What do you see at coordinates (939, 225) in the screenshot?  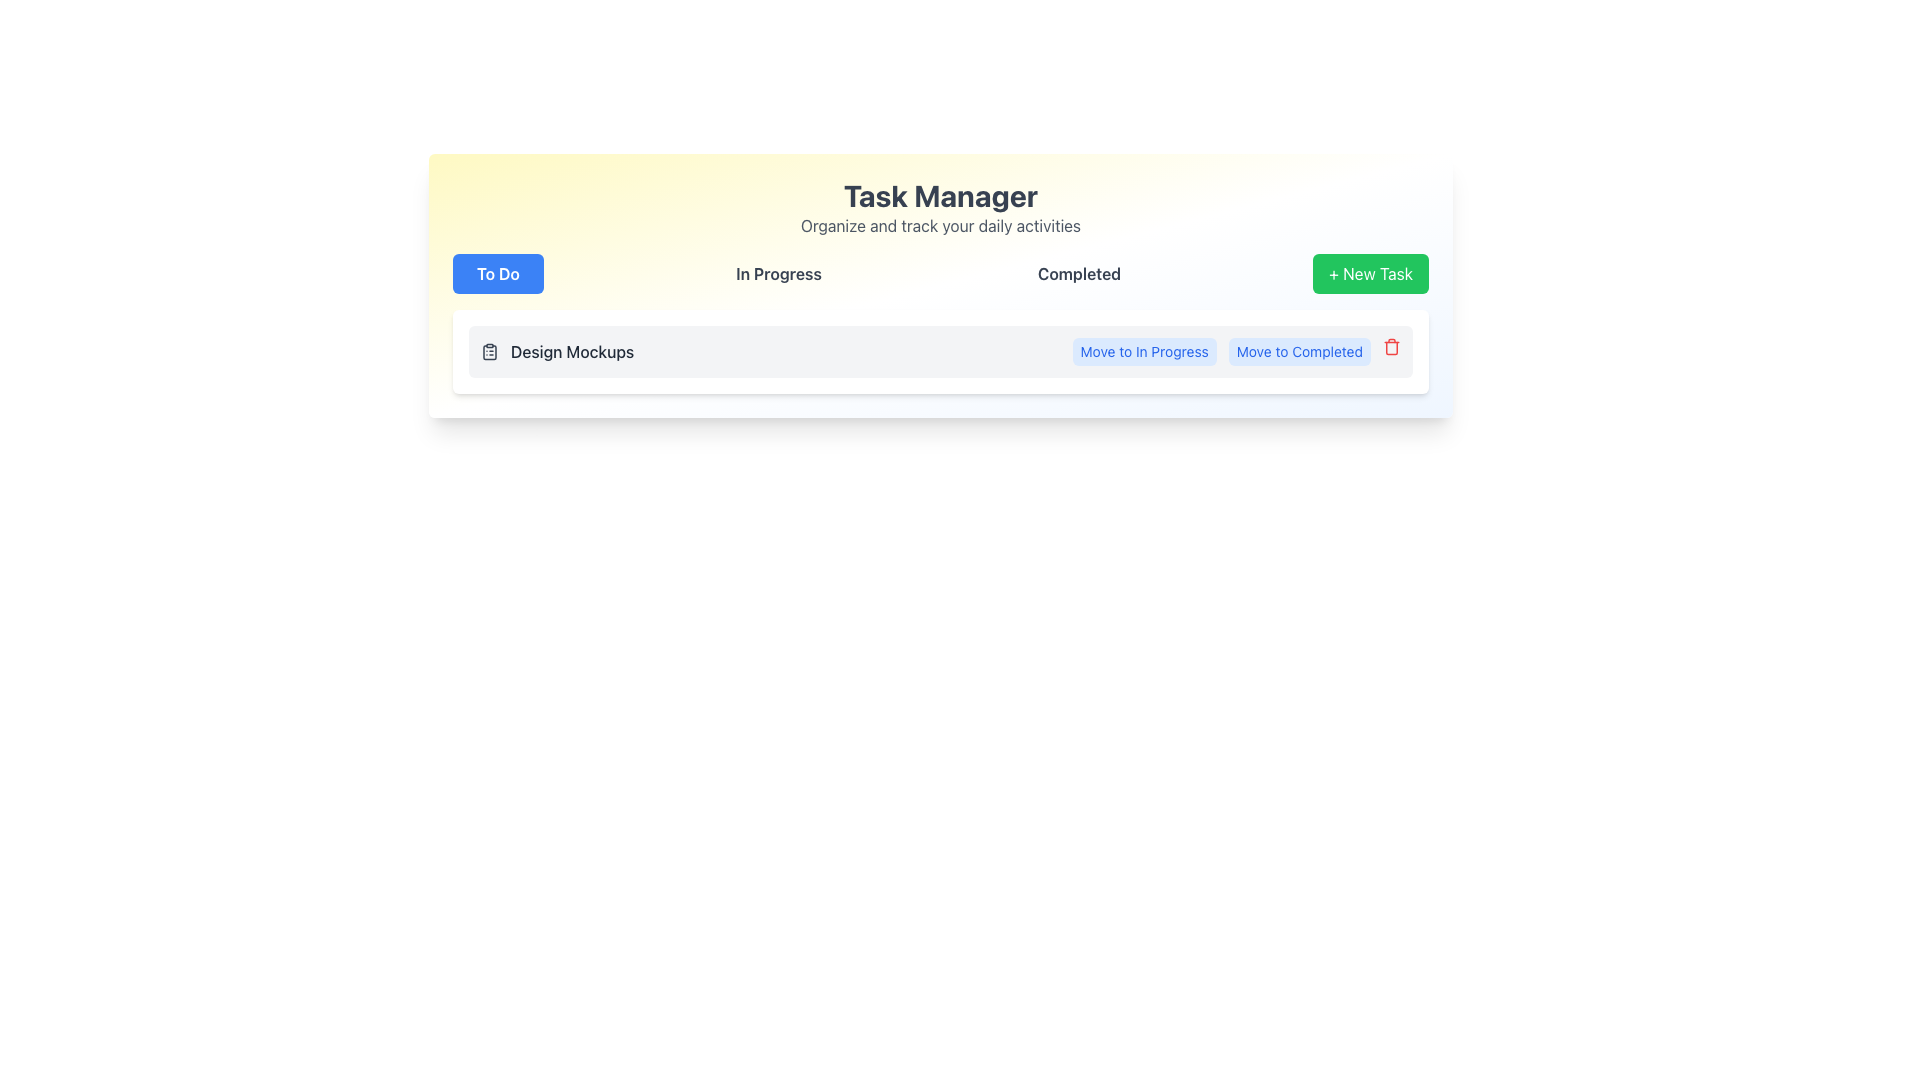 I see `the static text element that provides a subtitle for the header 'Task Manager', which describes the functionality of the application as 'Organize and track your daily activities'` at bounding box center [939, 225].